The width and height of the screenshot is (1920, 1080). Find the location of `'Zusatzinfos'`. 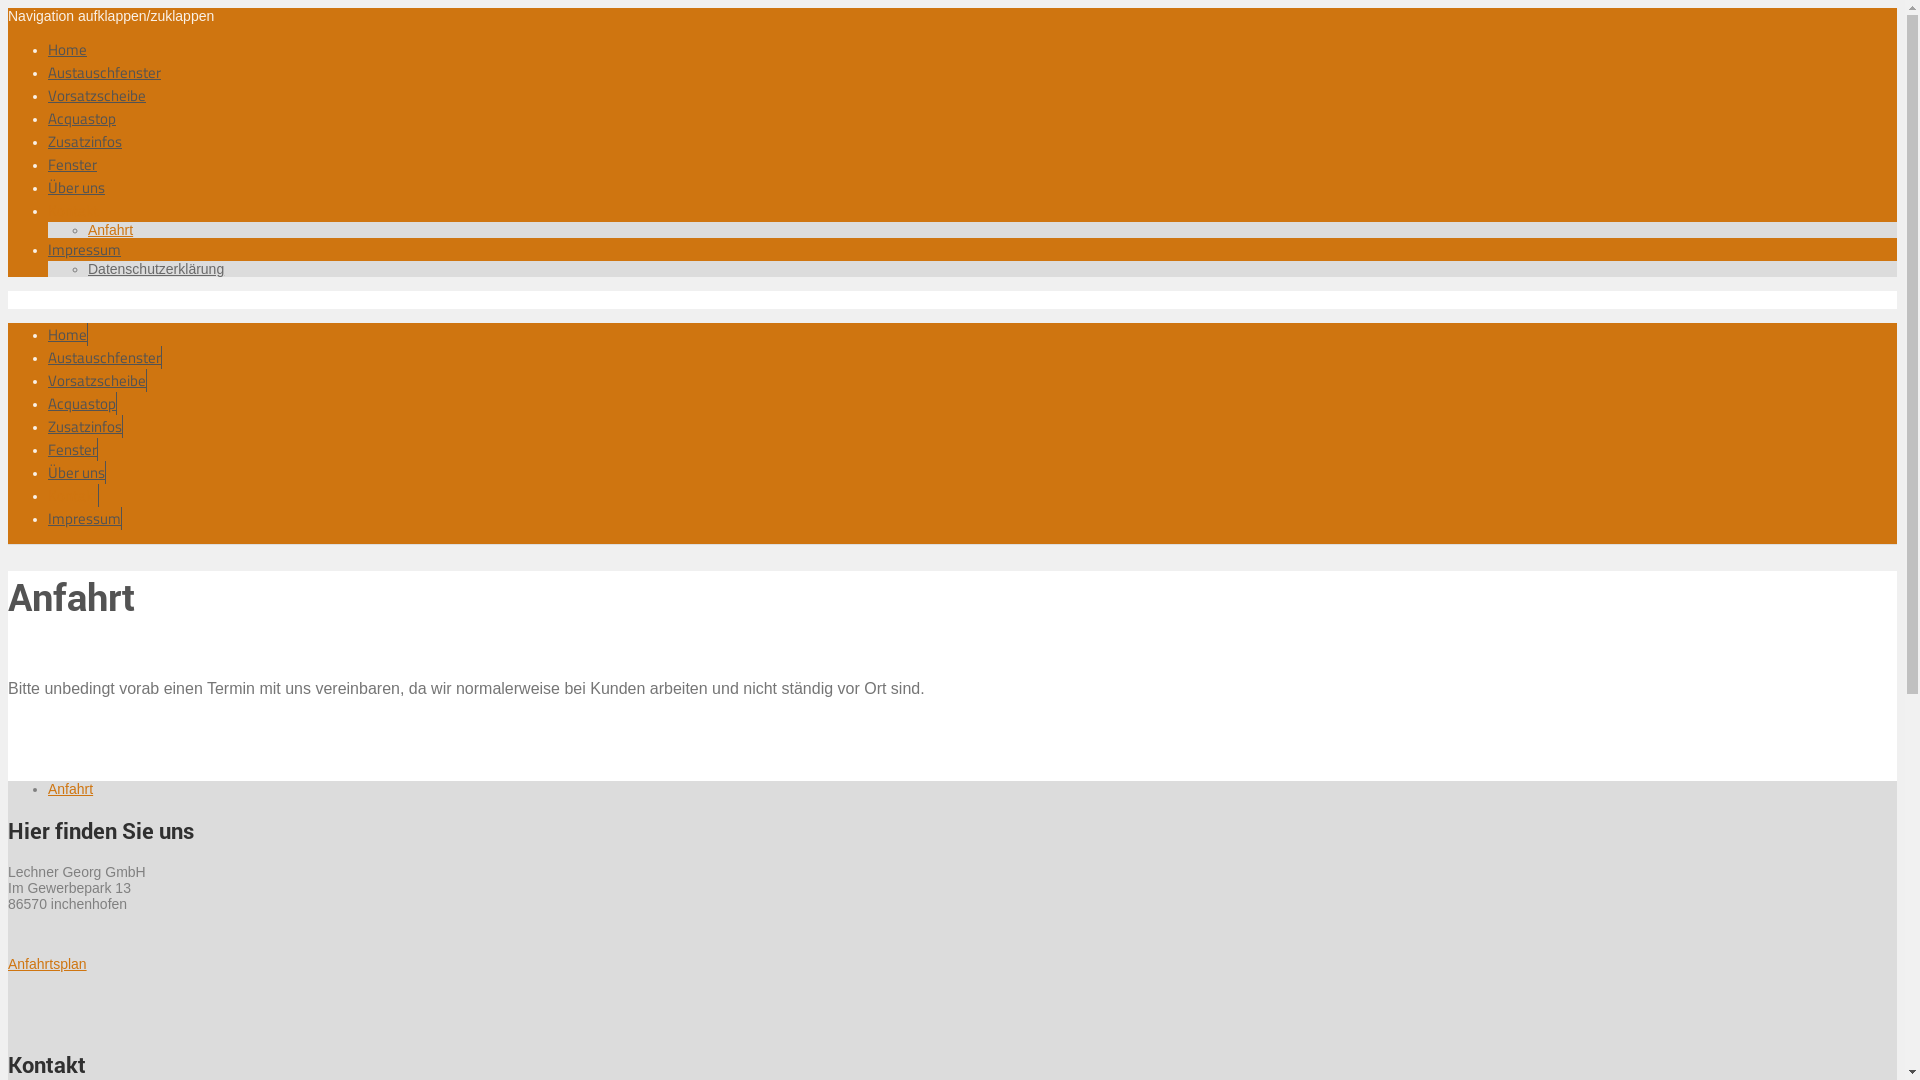

'Zusatzinfos' is located at coordinates (84, 425).